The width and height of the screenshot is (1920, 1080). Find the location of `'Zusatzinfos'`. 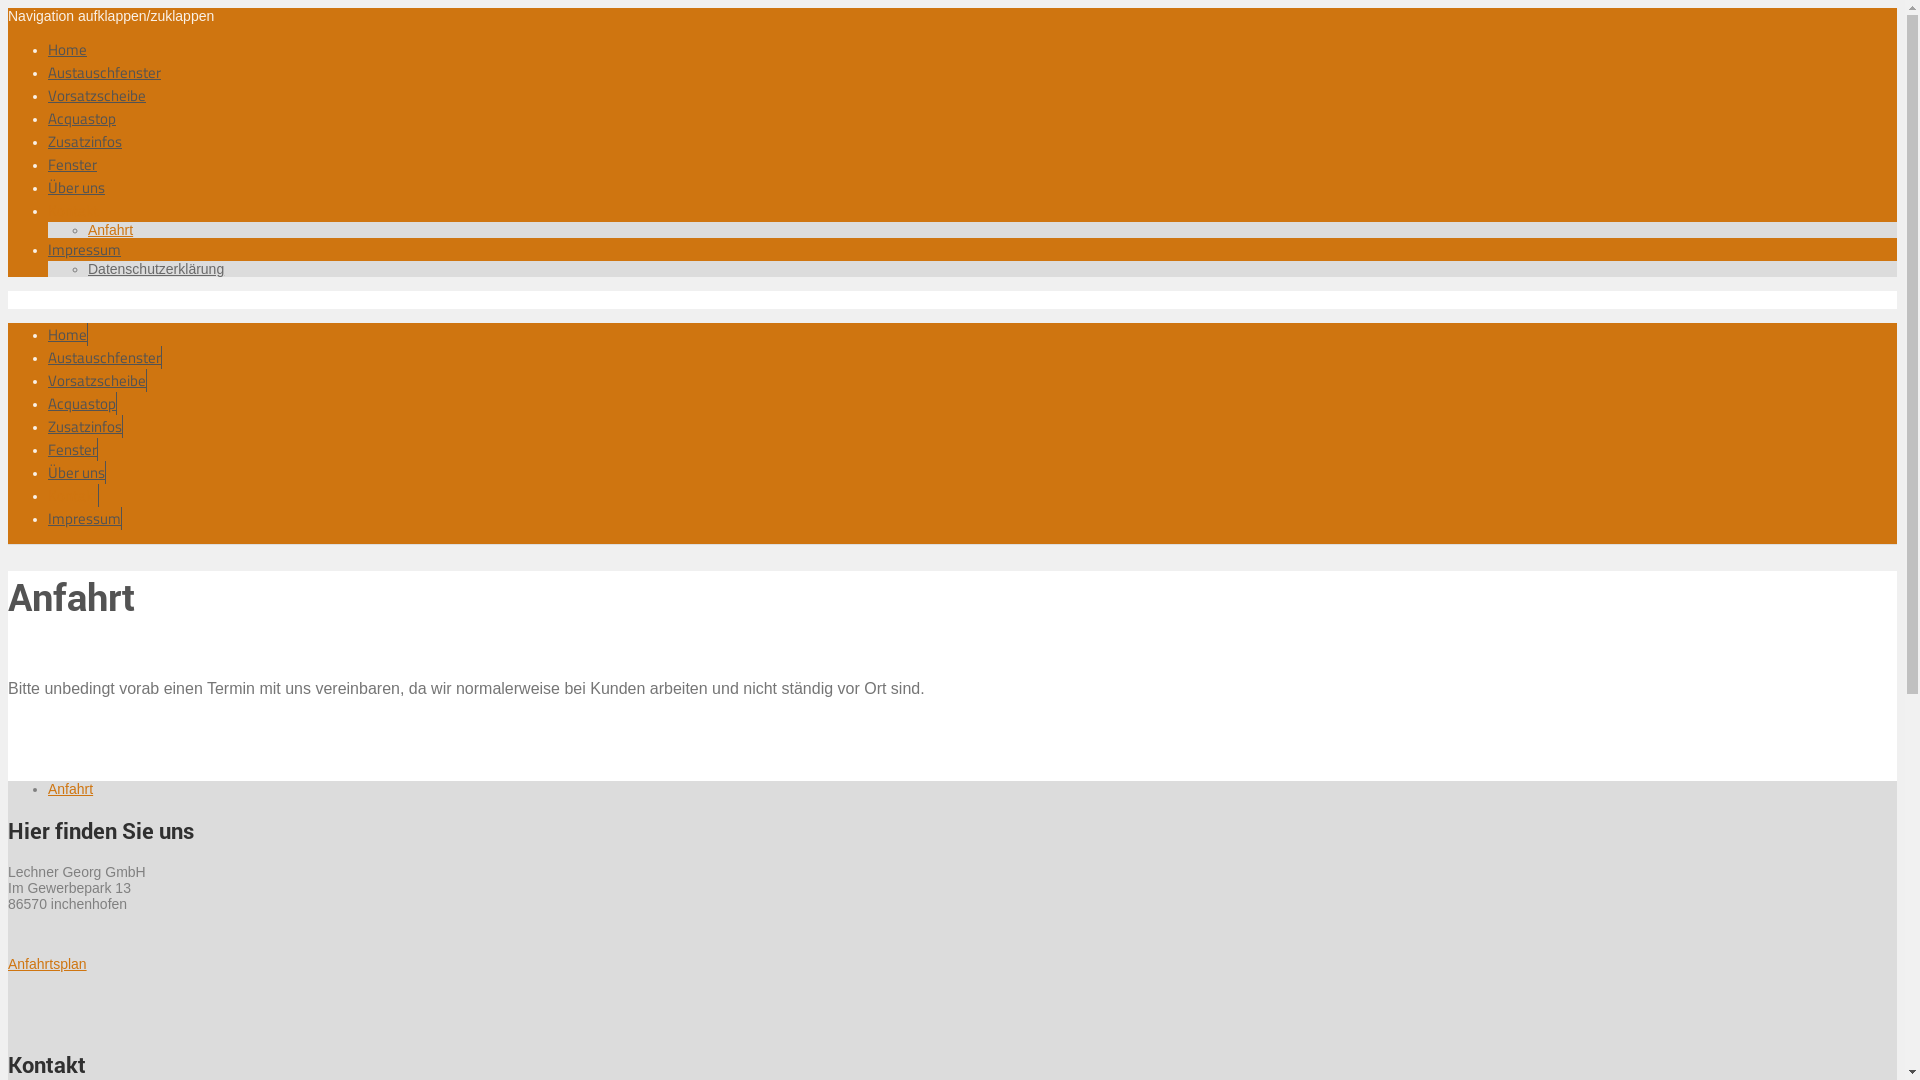

'Zusatzinfos' is located at coordinates (84, 425).